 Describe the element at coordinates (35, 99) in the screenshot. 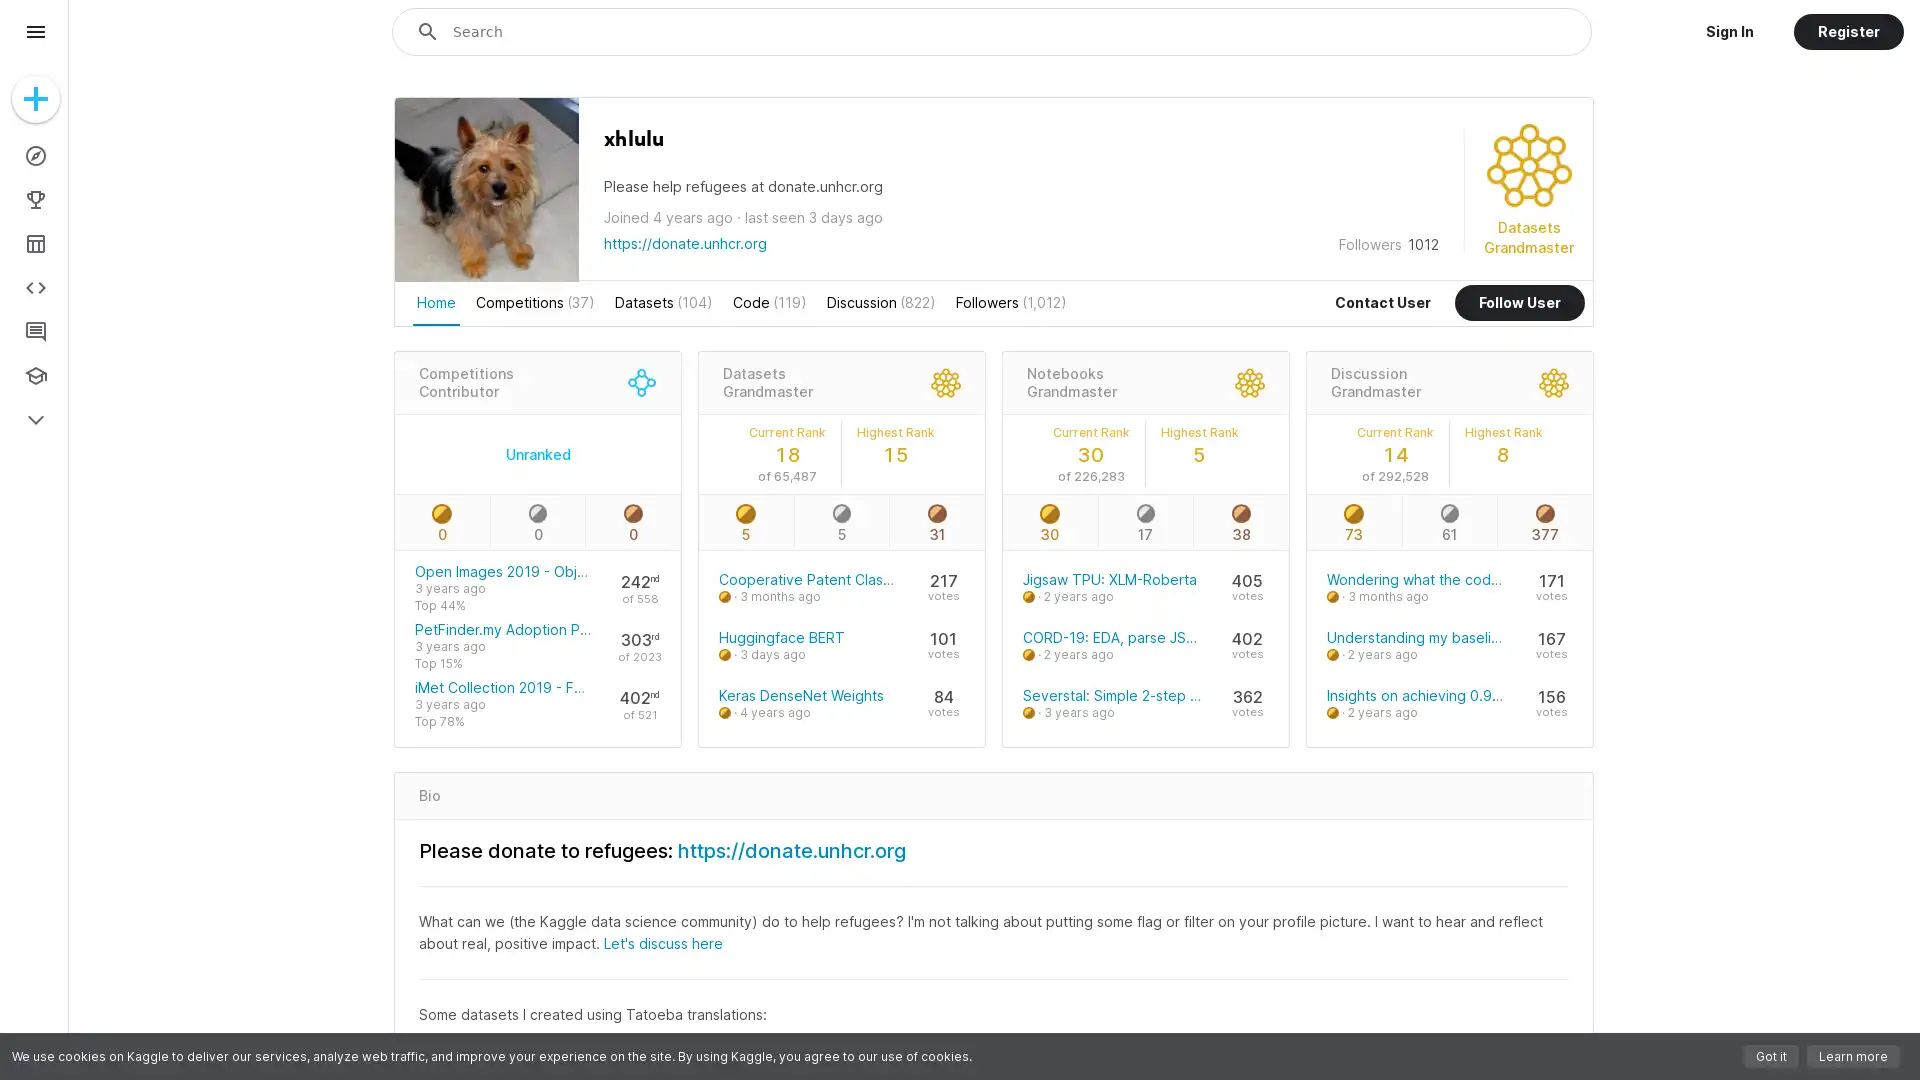

I see `Create` at that location.